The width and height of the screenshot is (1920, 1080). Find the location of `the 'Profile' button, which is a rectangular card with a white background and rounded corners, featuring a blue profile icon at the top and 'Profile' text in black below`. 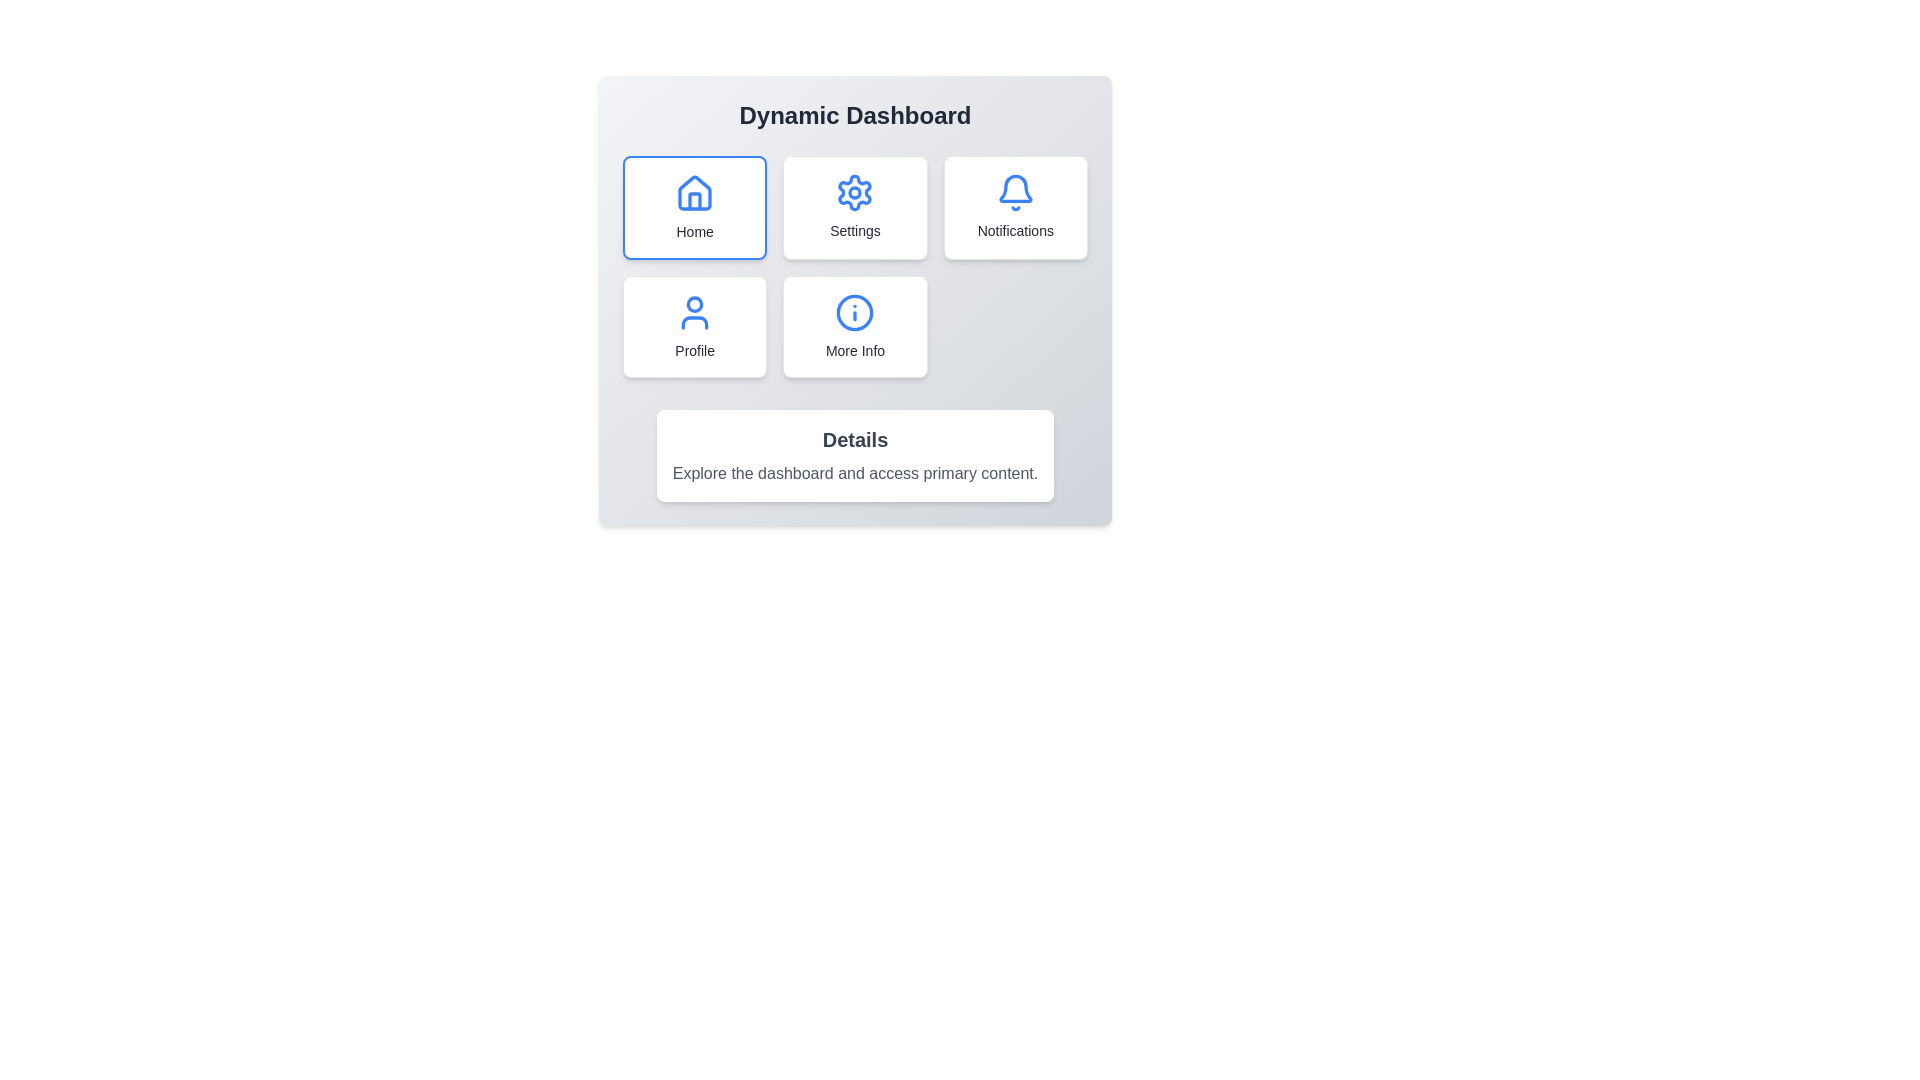

the 'Profile' button, which is a rectangular card with a white background and rounded corners, featuring a blue profile icon at the top and 'Profile' text in black below is located at coordinates (695, 326).